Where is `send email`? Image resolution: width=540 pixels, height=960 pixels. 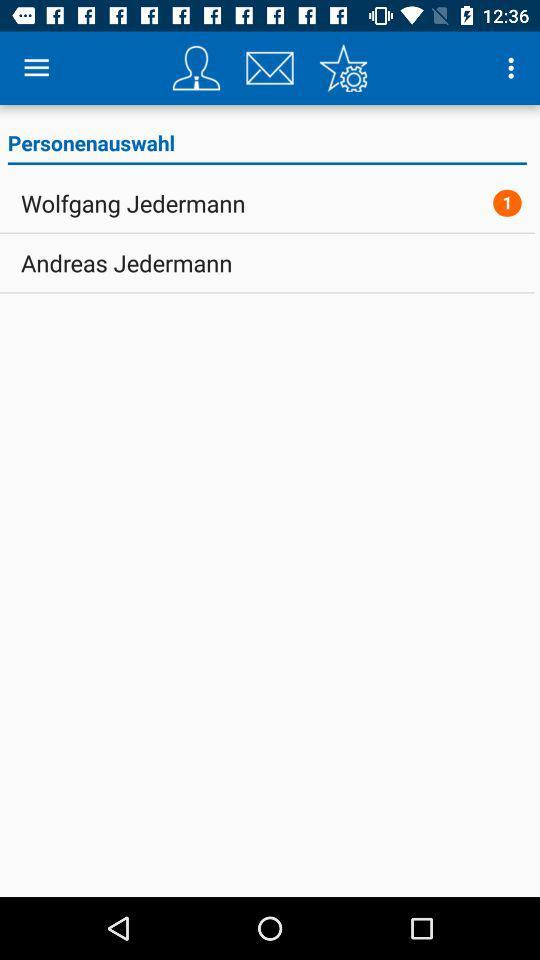 send email is located at coordinates (270, 68).